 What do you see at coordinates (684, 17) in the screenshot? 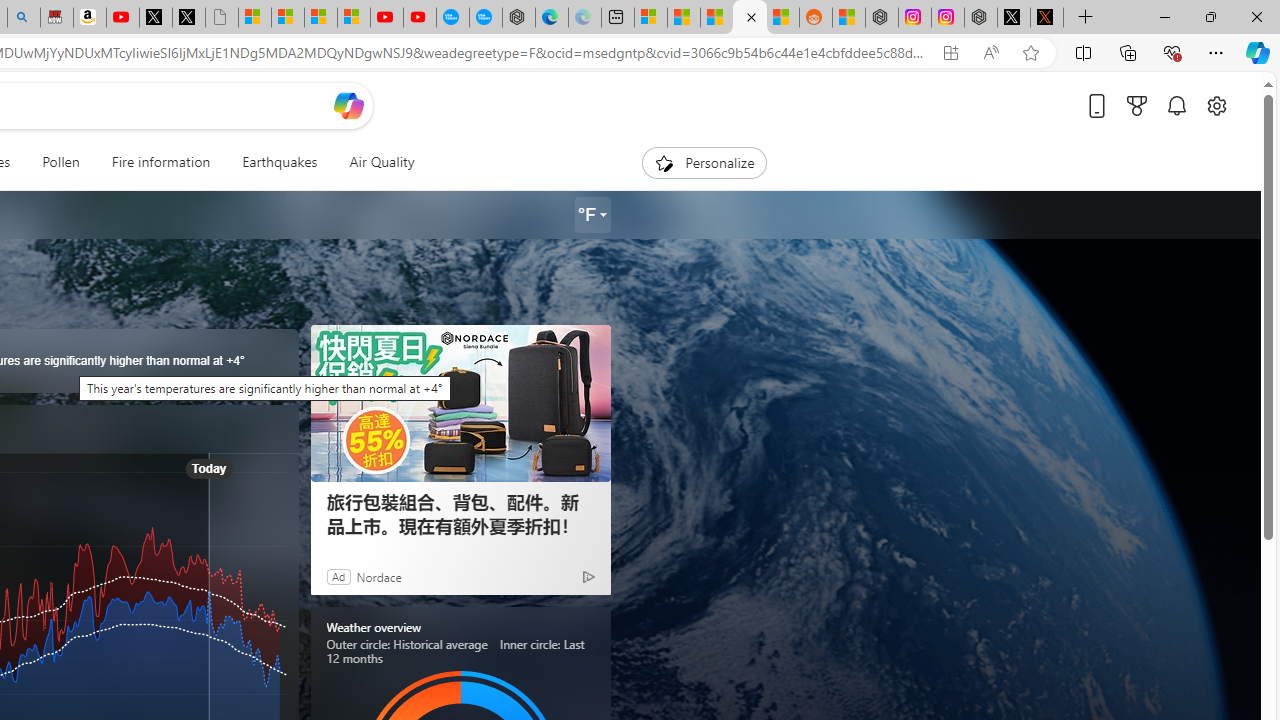
I see `'Shanghai, China weather forecast | Microsoft Weather'` at bounding box center [684, 17].